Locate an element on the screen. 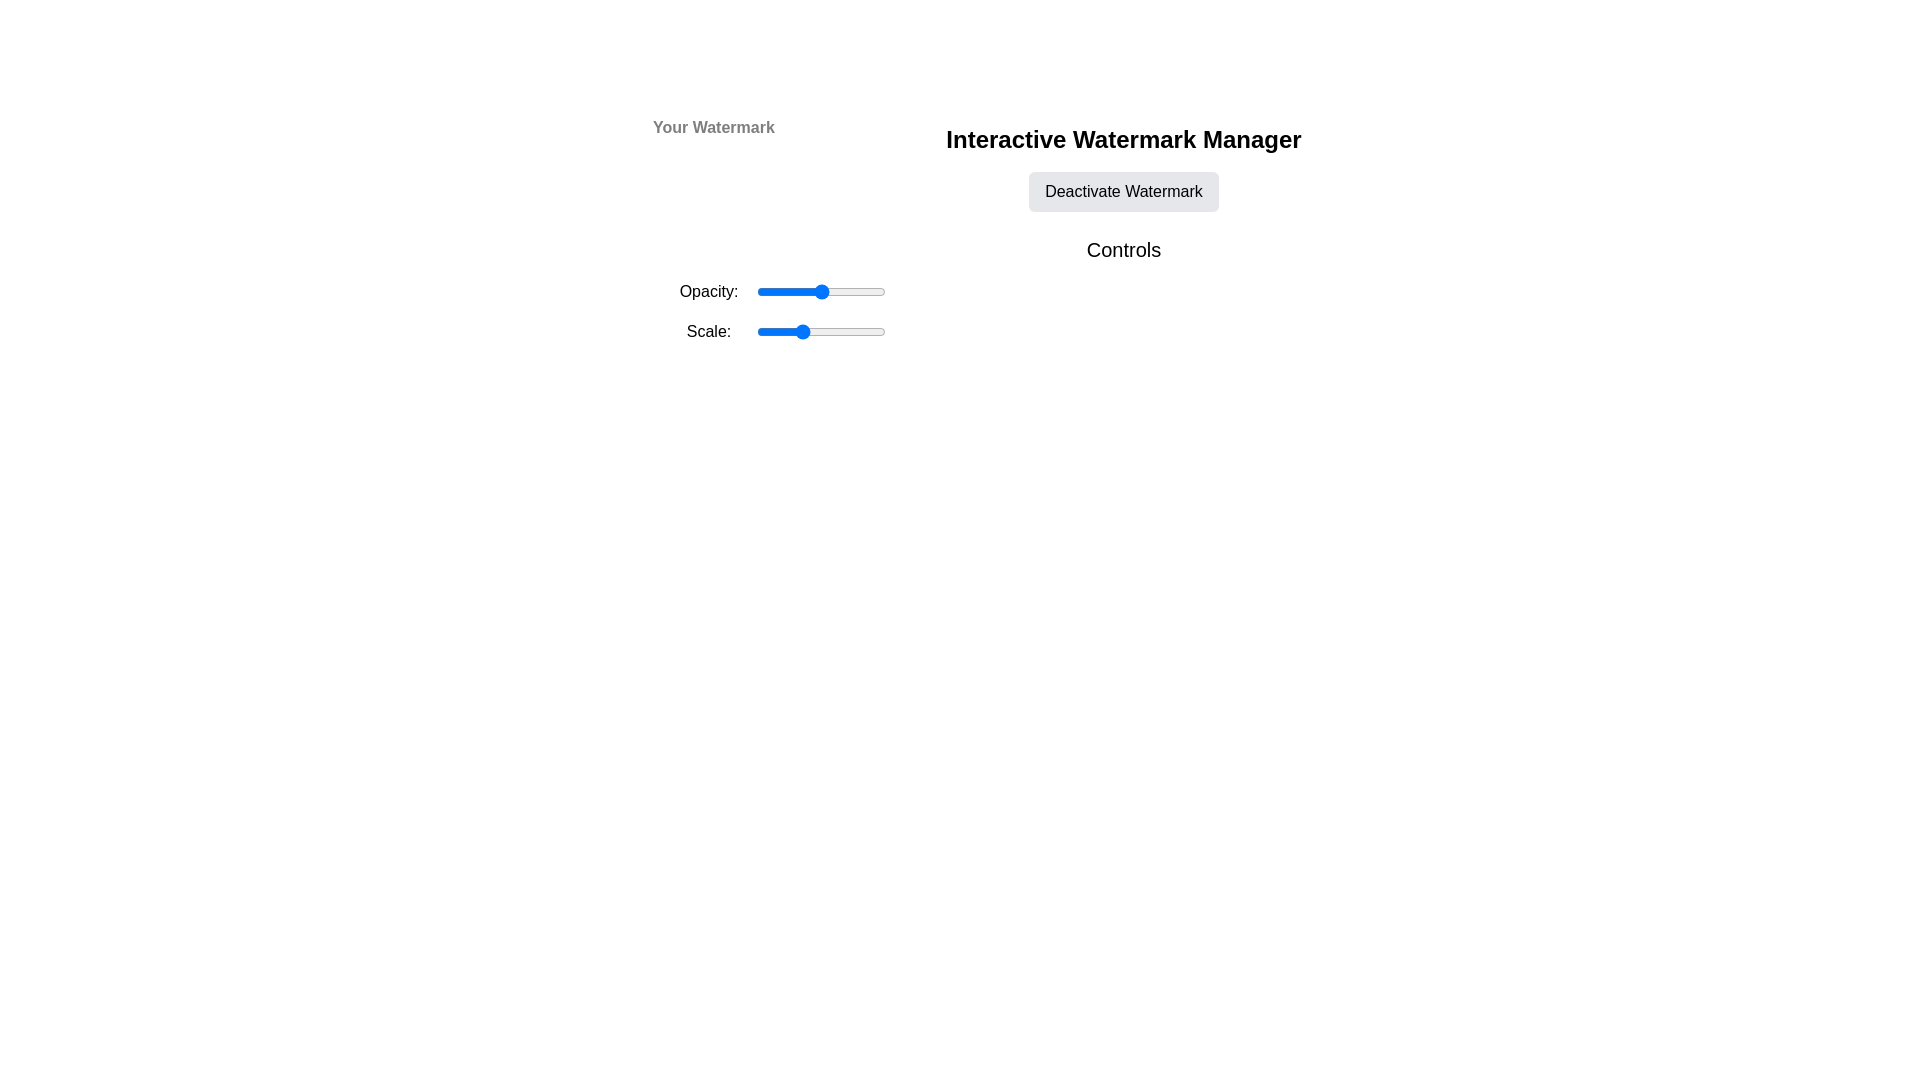 This screenshot has height=1080, width=1920. the scale factor is located at coordinates (714, 323).